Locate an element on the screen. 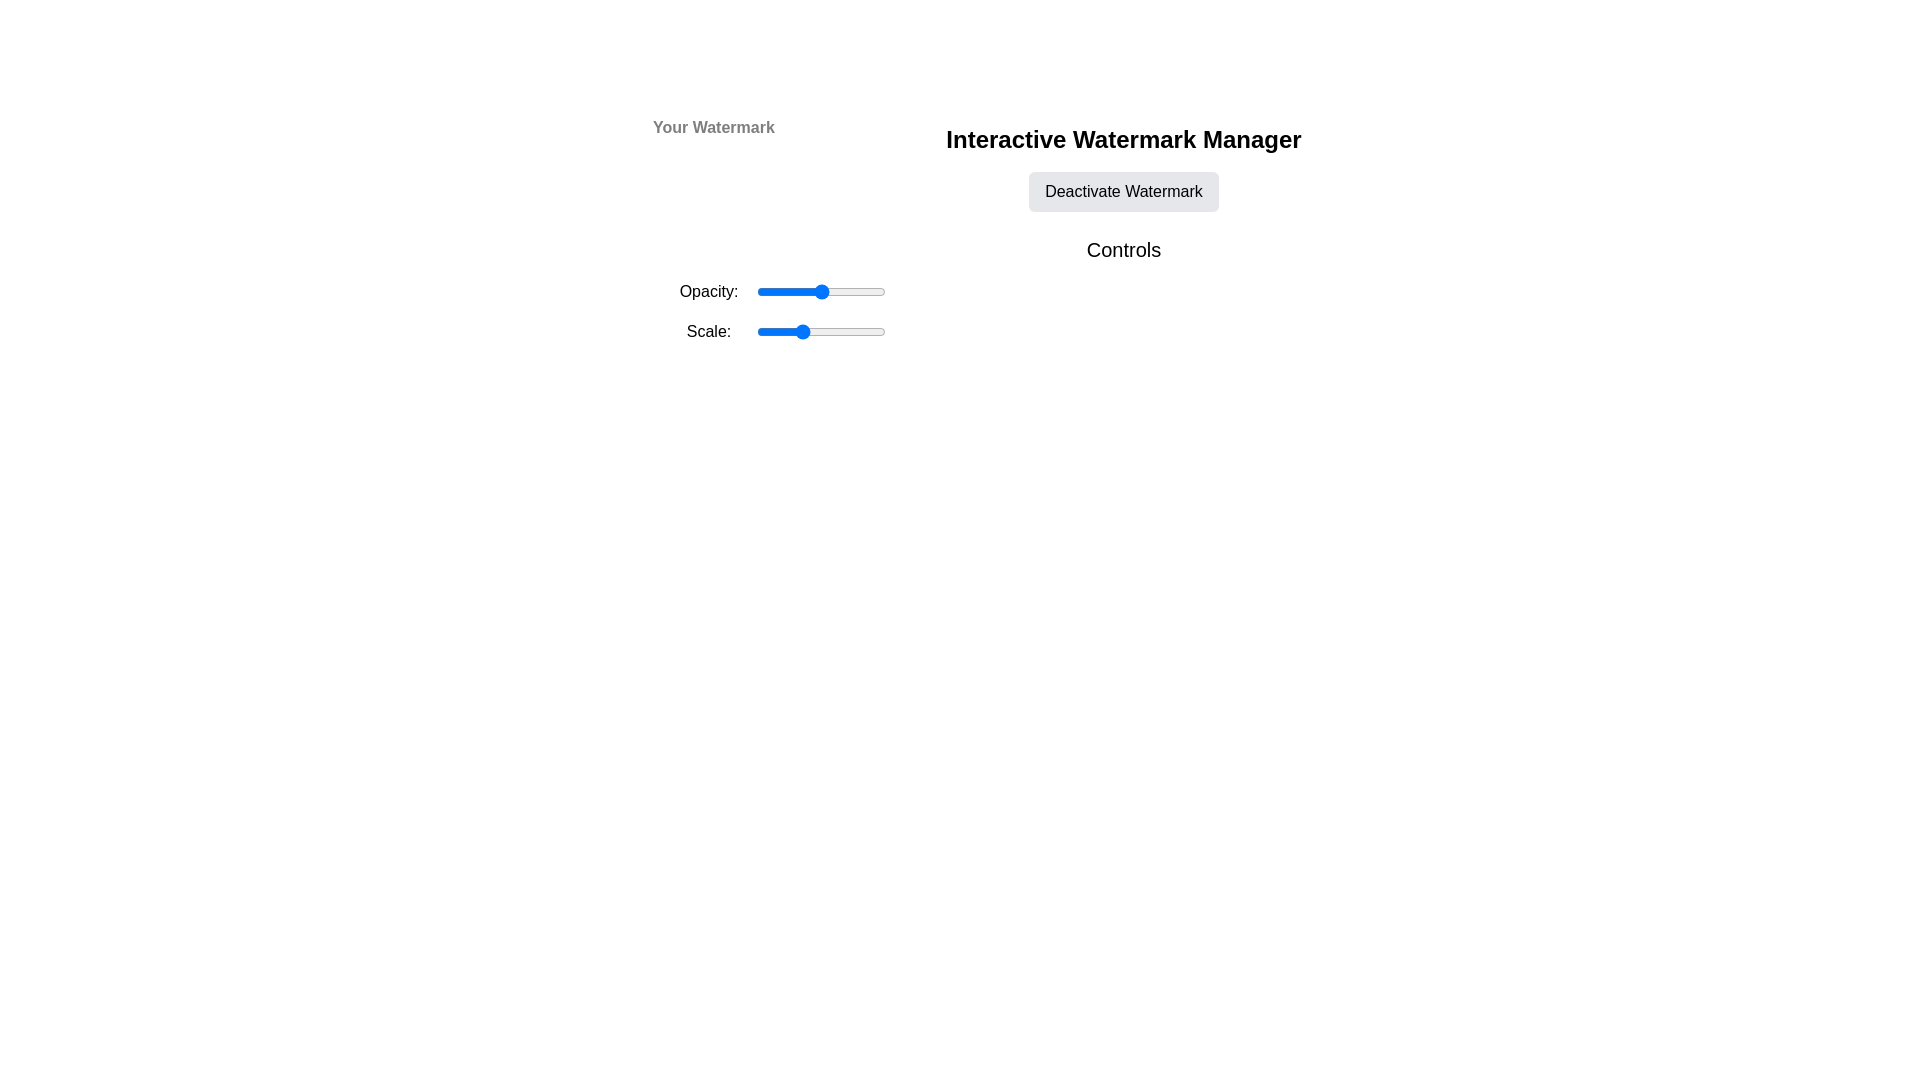 This screenshot has height=1080, width=1920. the scale factor is located at coordinates (714, 323).